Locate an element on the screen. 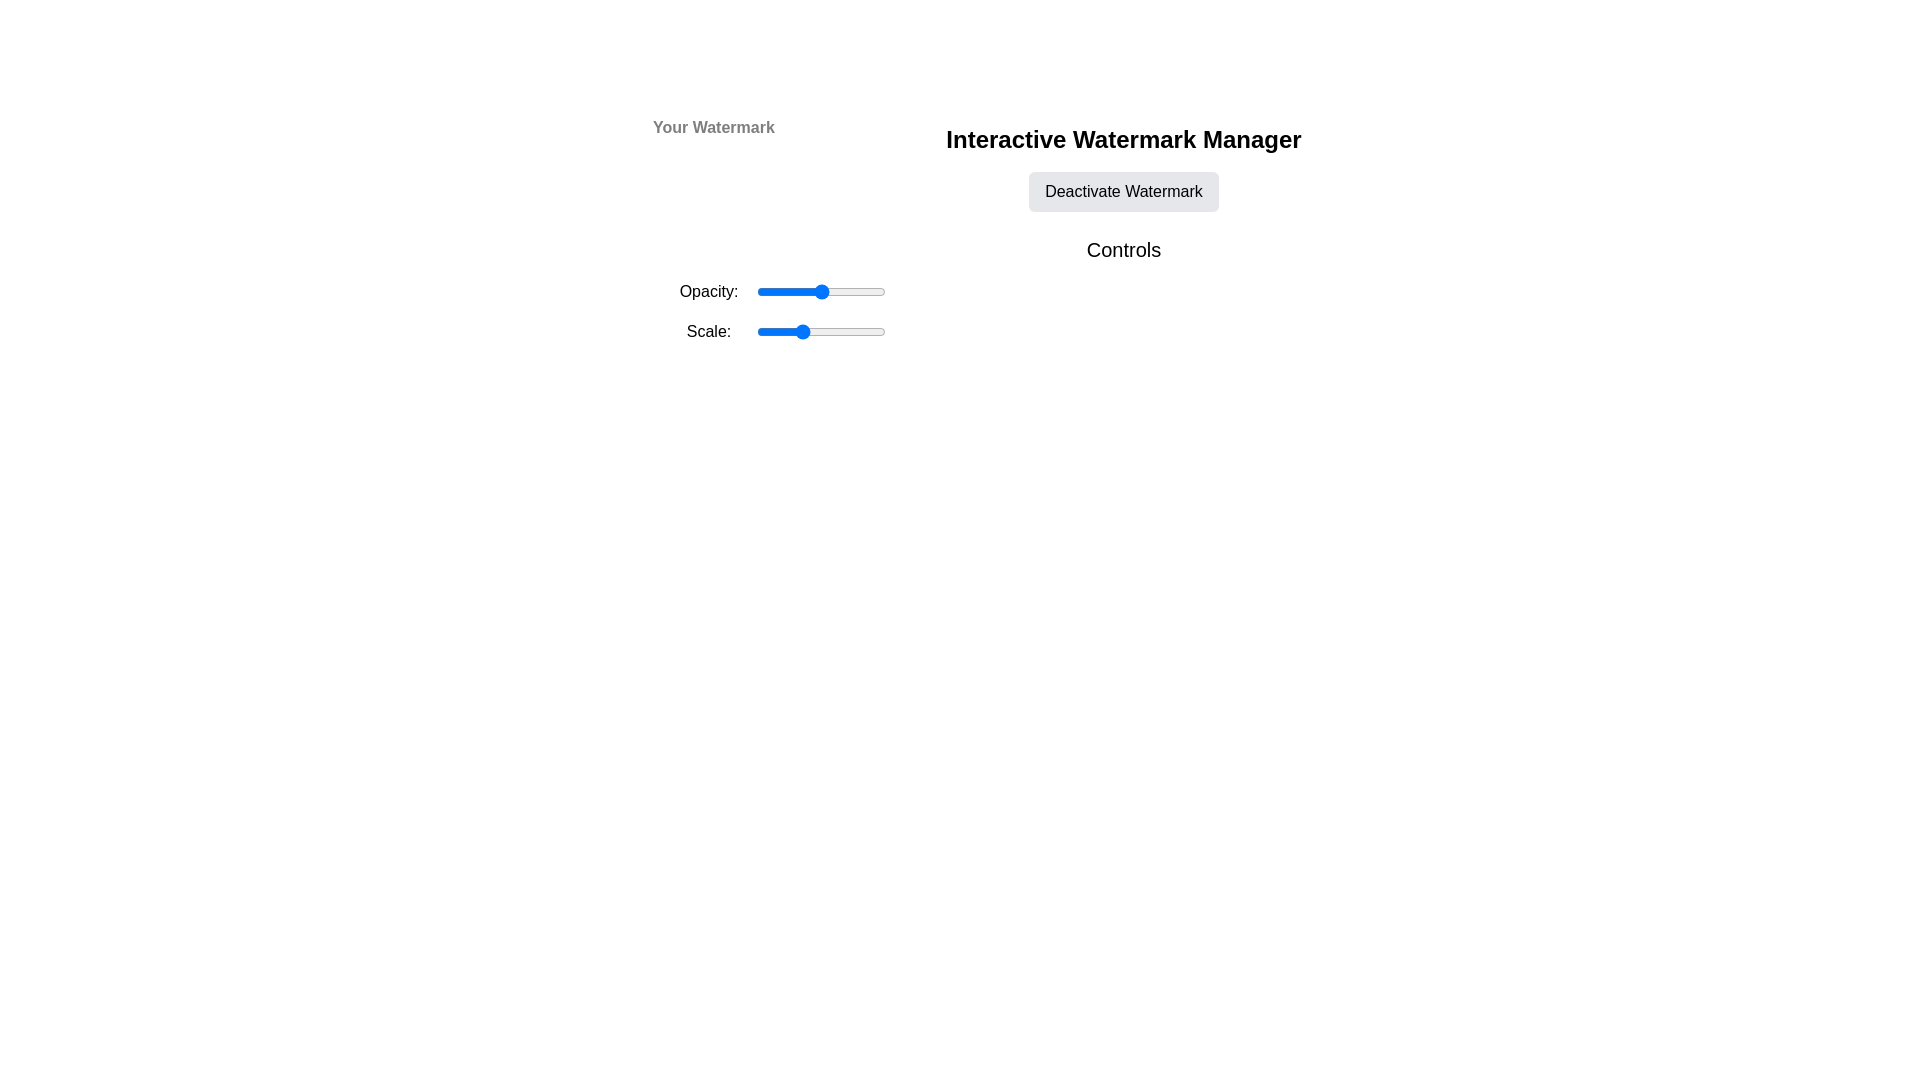 This screenshot has height=1080, width=1920. the scale factor is located at coordinates (714, 323).